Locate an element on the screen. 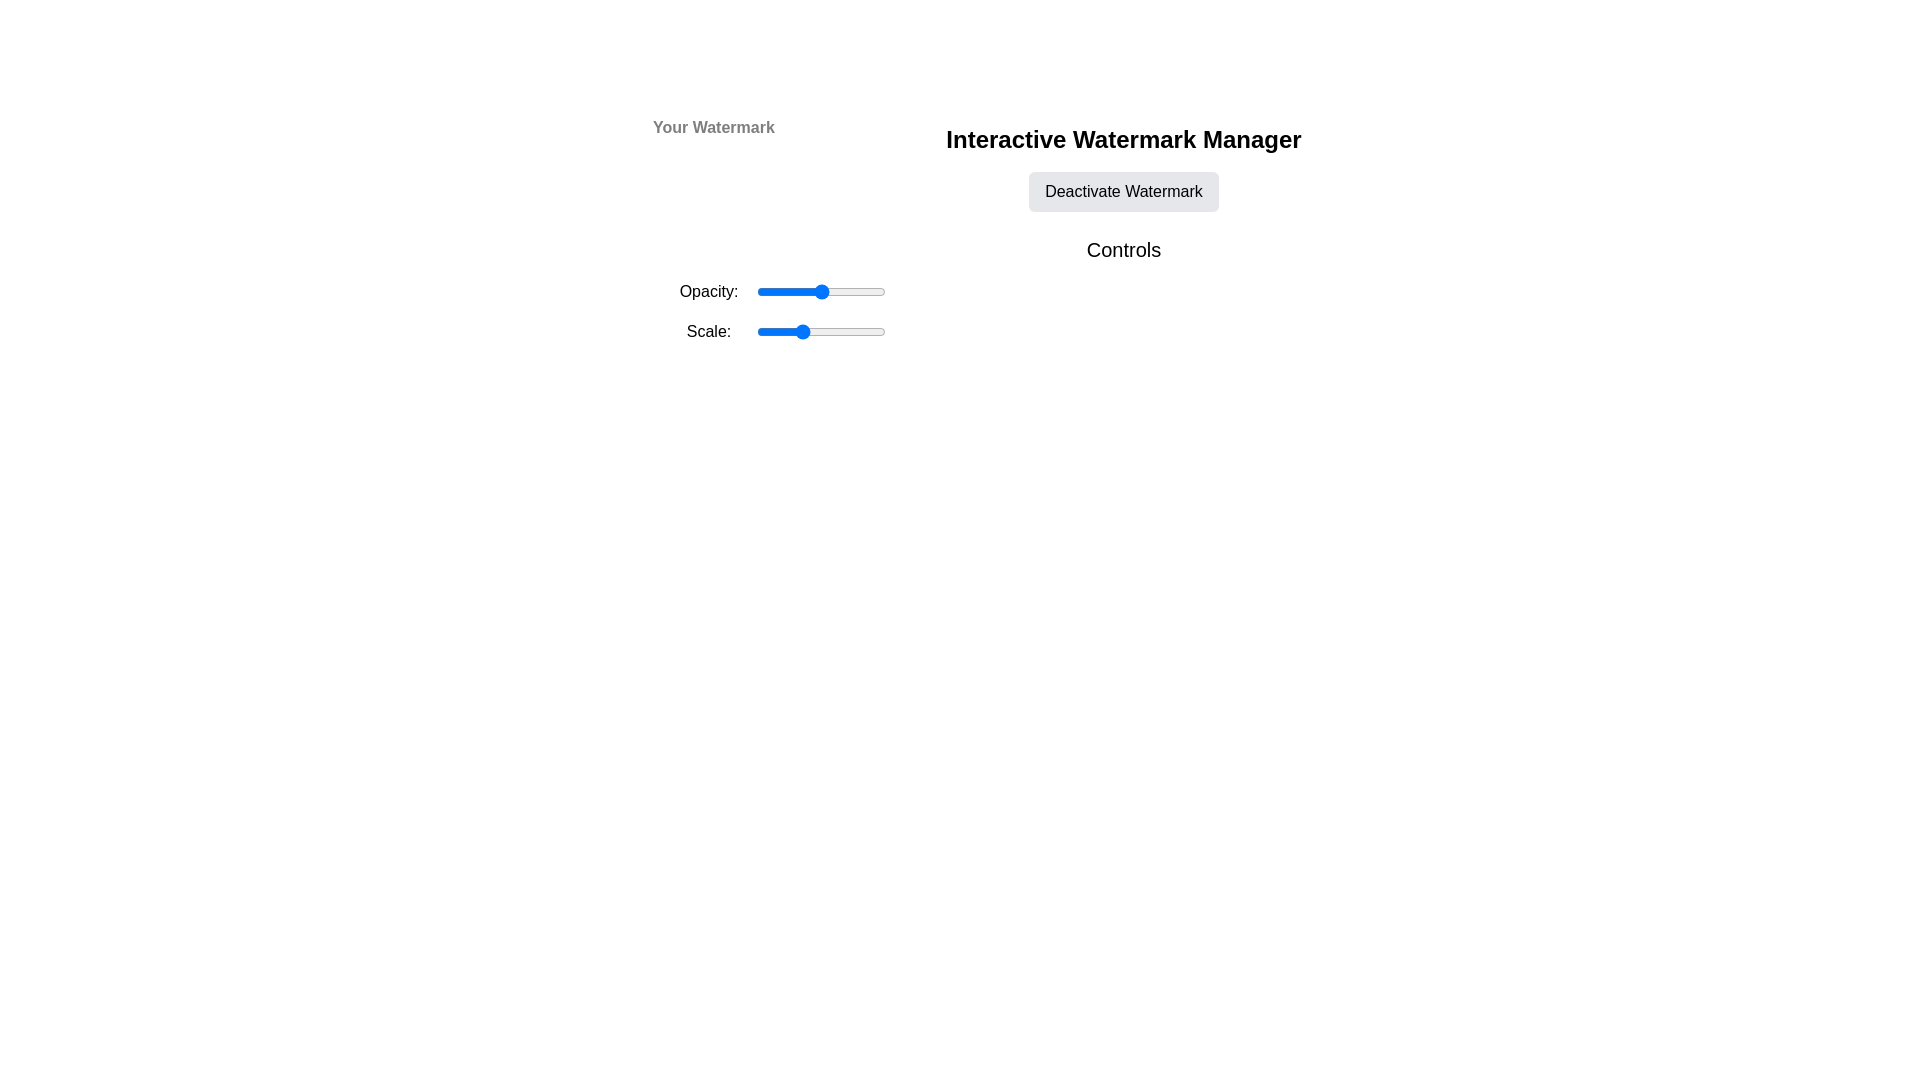 This screenshot has height=1080, width=1920. the scale factor is located at coordinates (714, 323).